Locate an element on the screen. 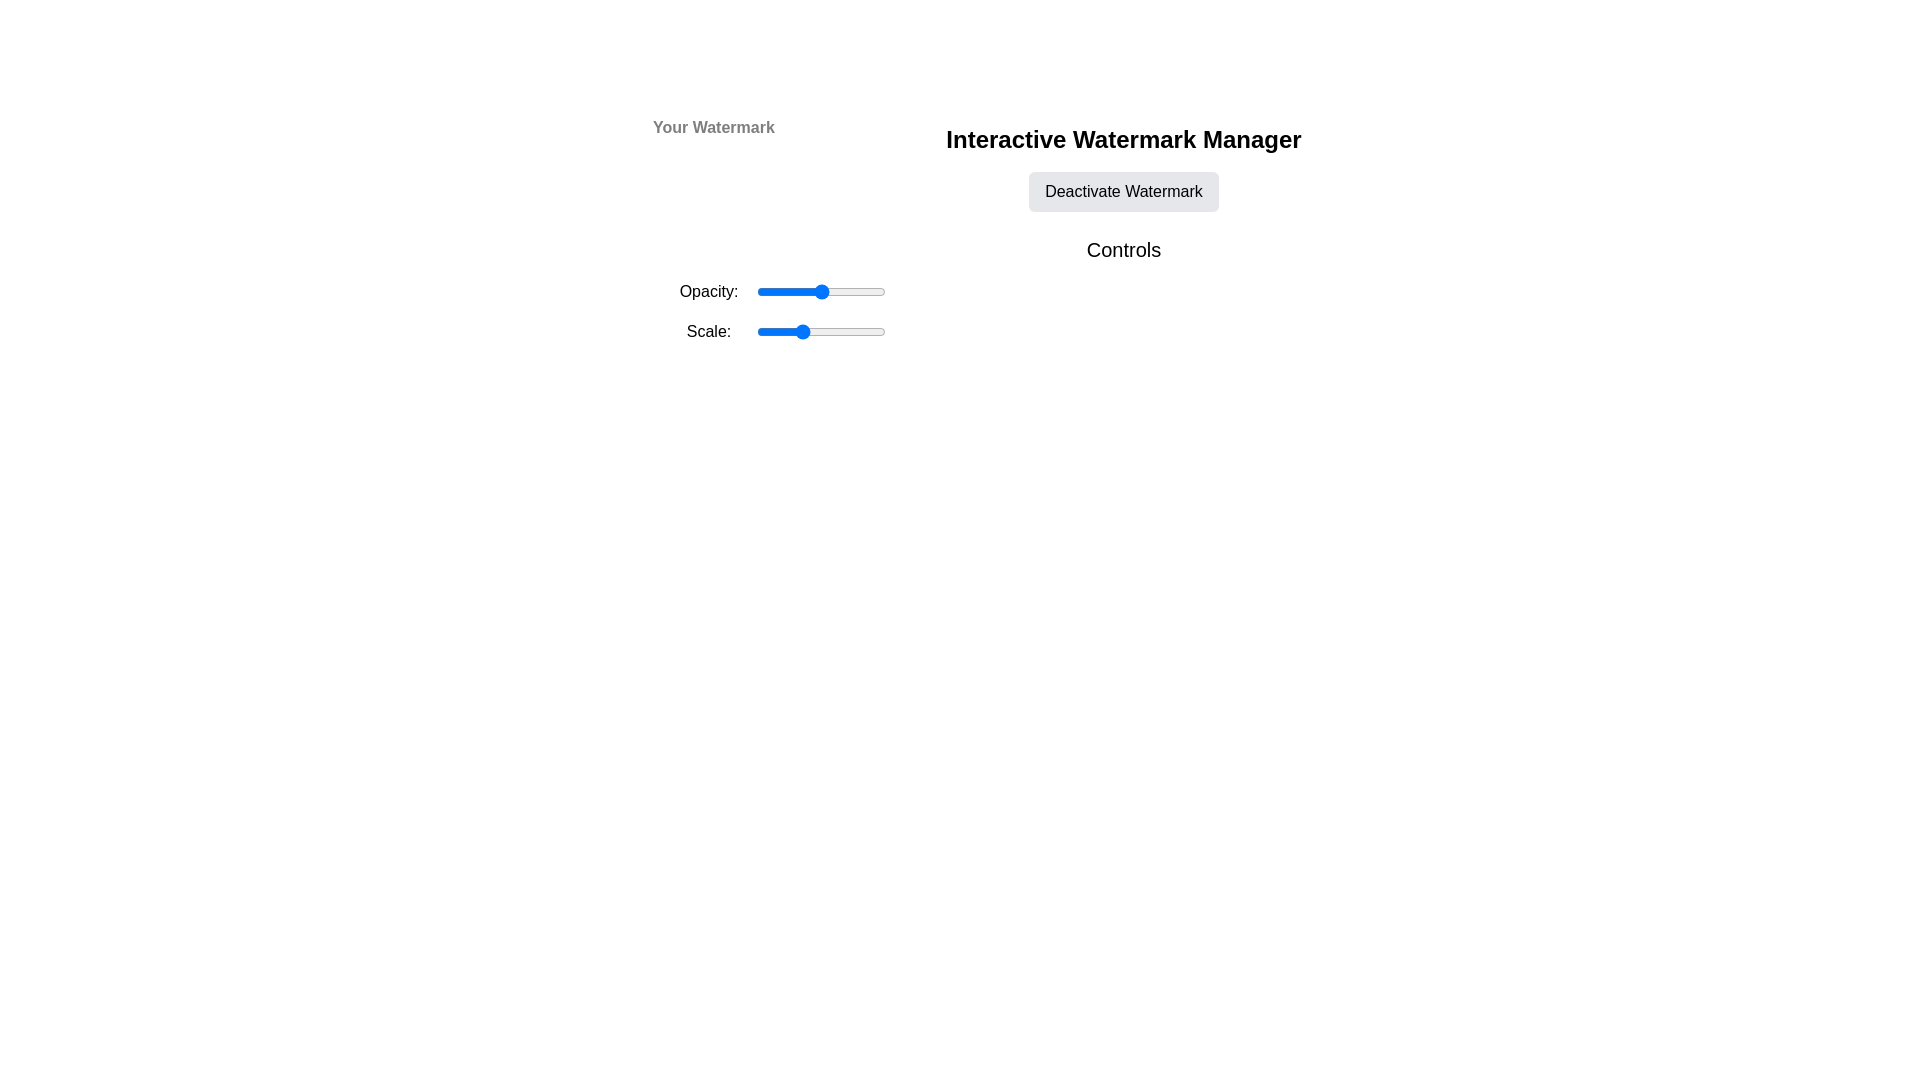 This screenshot has height=1080, width=1920. the scale factor is located at coordinates (714, 323).